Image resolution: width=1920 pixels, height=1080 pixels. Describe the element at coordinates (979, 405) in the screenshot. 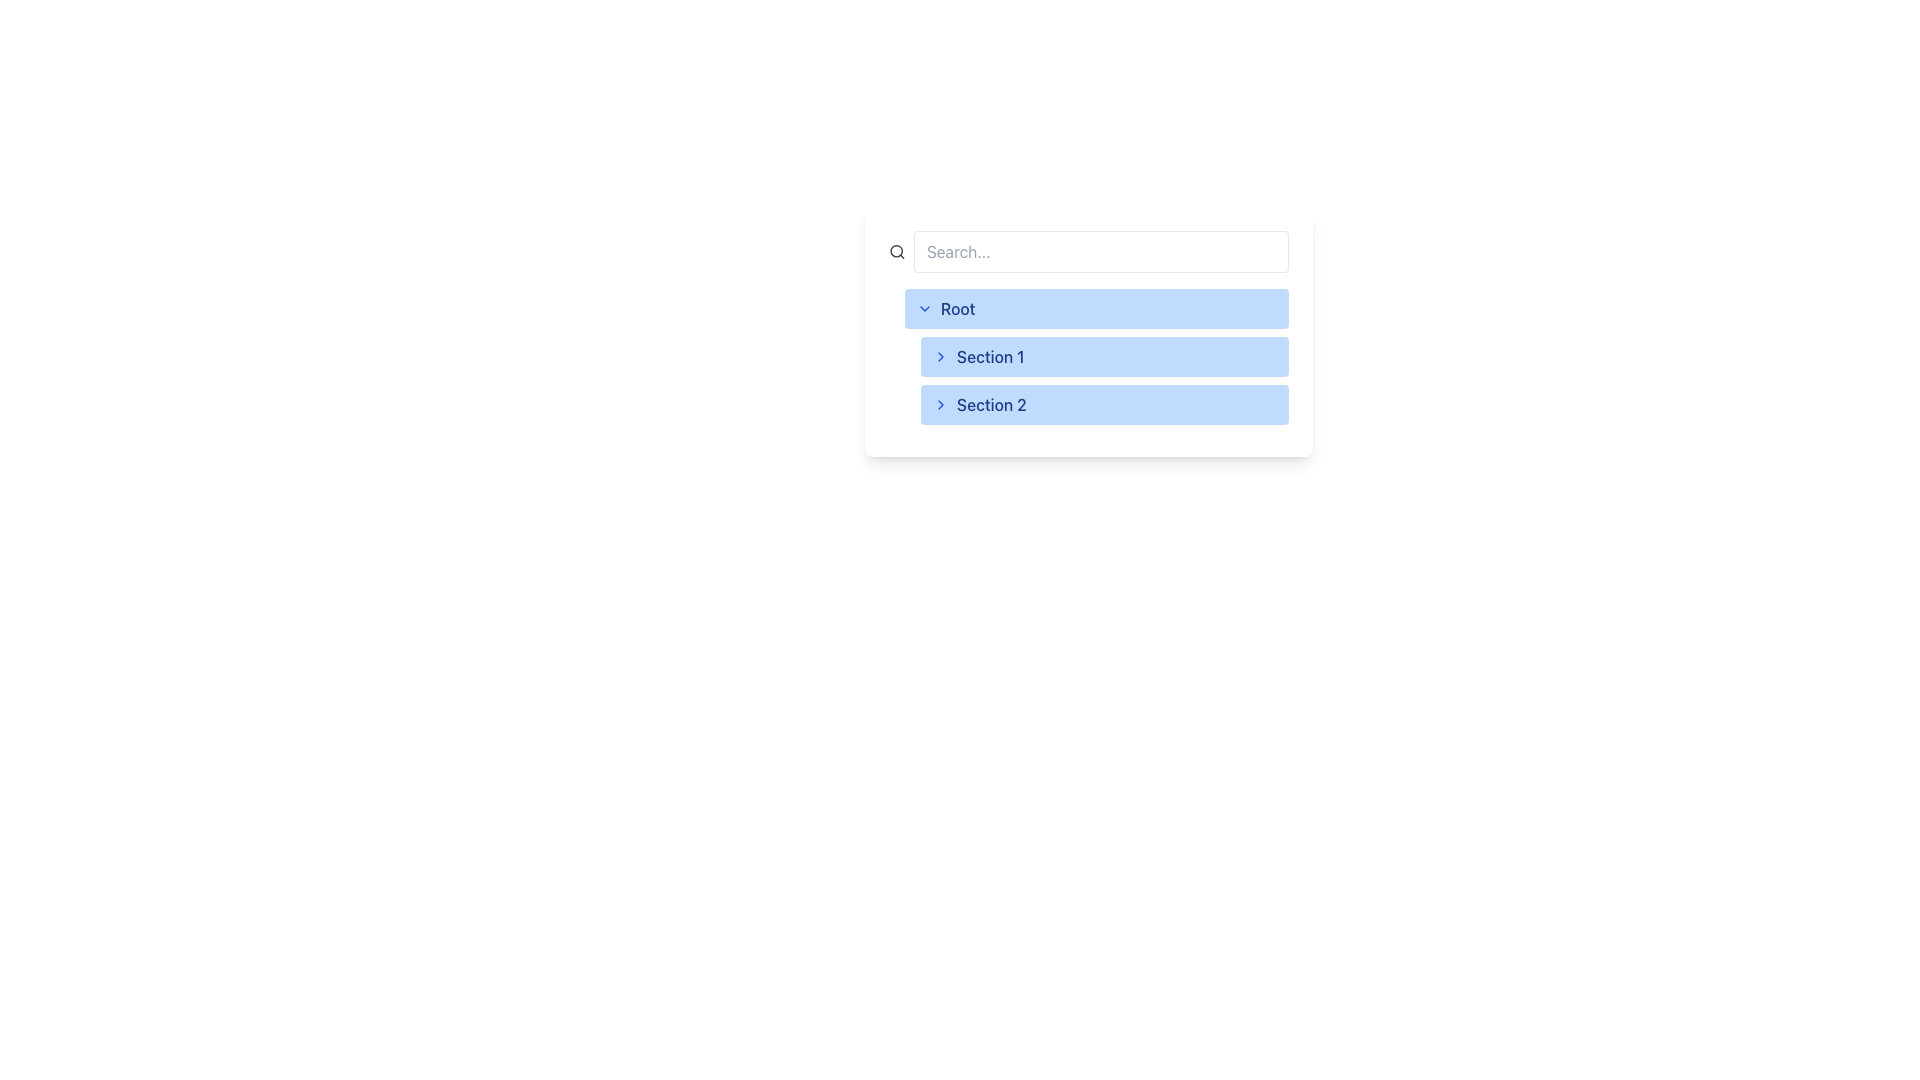

I see `on the text label for 'Section 2' which is located below 'Section 1' in a vertically stacked list of collapsible sections` at that location.